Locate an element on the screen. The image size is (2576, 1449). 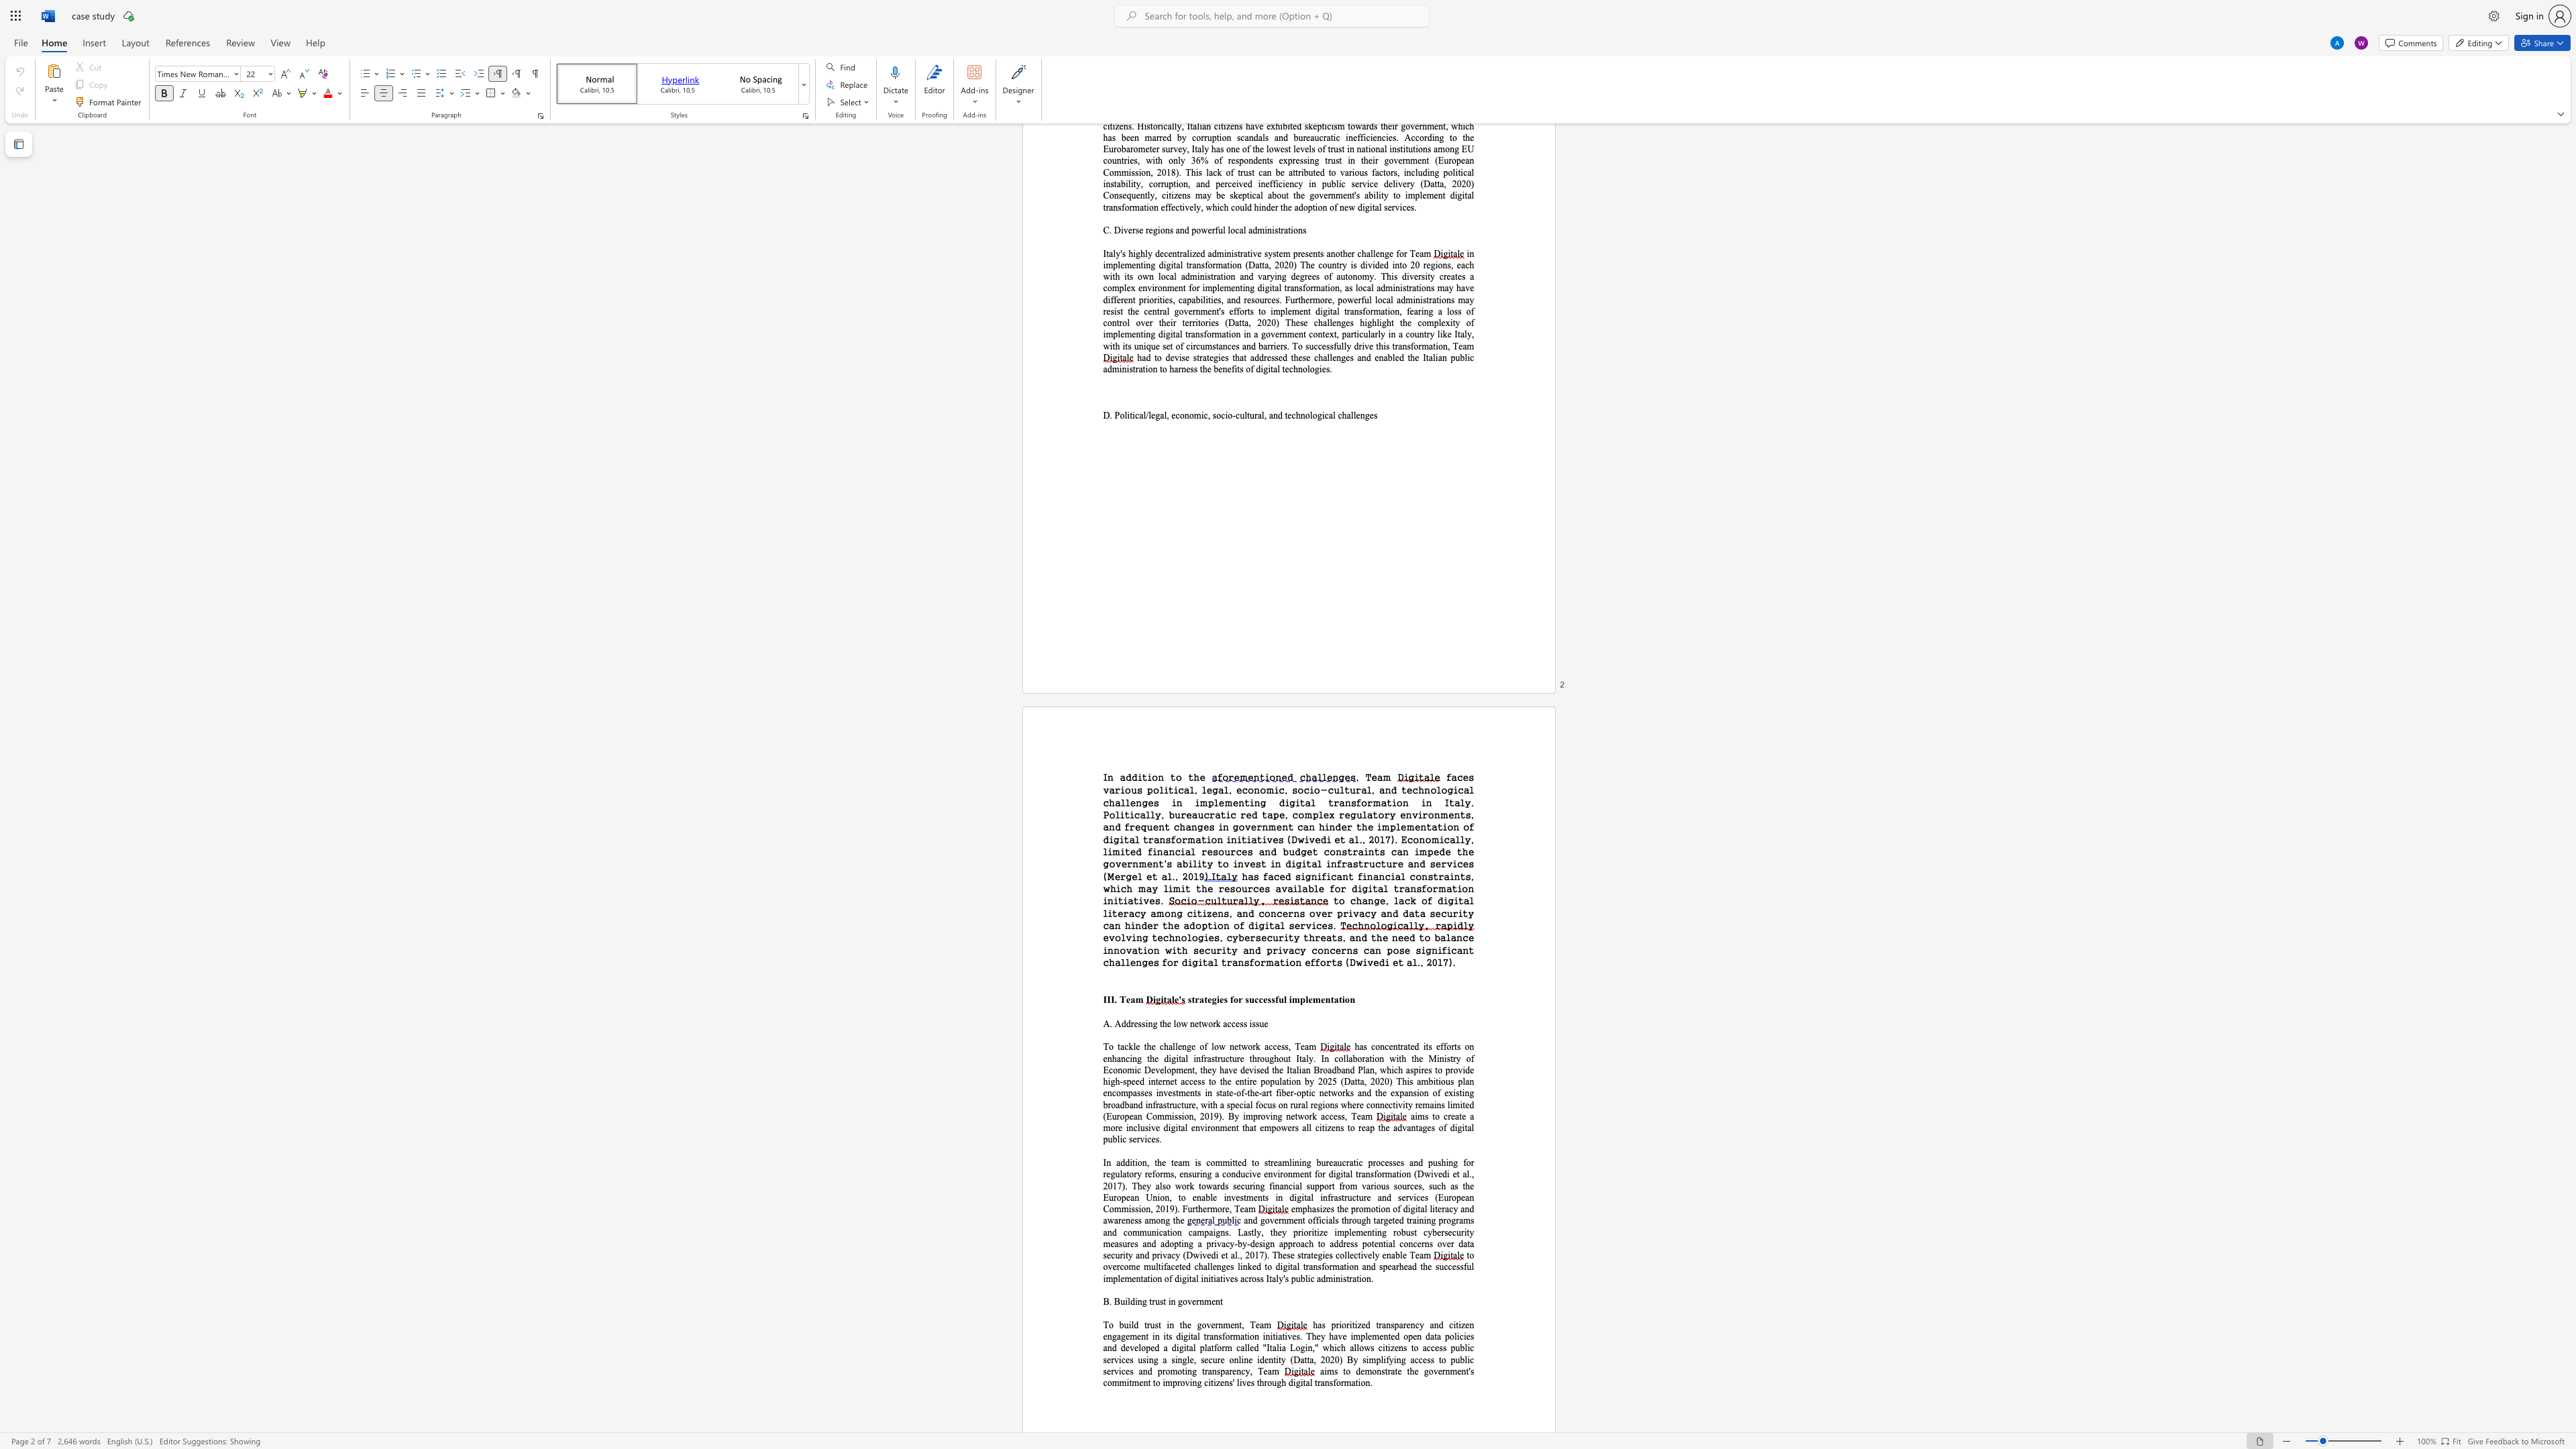
the subset text ", and the need to balance innovation with security and privacy concerns ca" within the text "evolving technologies, cybersecurity threats, and the need to balance innovation with security and privacy concerns can pose significant" is located at coordinates (1342, 937).